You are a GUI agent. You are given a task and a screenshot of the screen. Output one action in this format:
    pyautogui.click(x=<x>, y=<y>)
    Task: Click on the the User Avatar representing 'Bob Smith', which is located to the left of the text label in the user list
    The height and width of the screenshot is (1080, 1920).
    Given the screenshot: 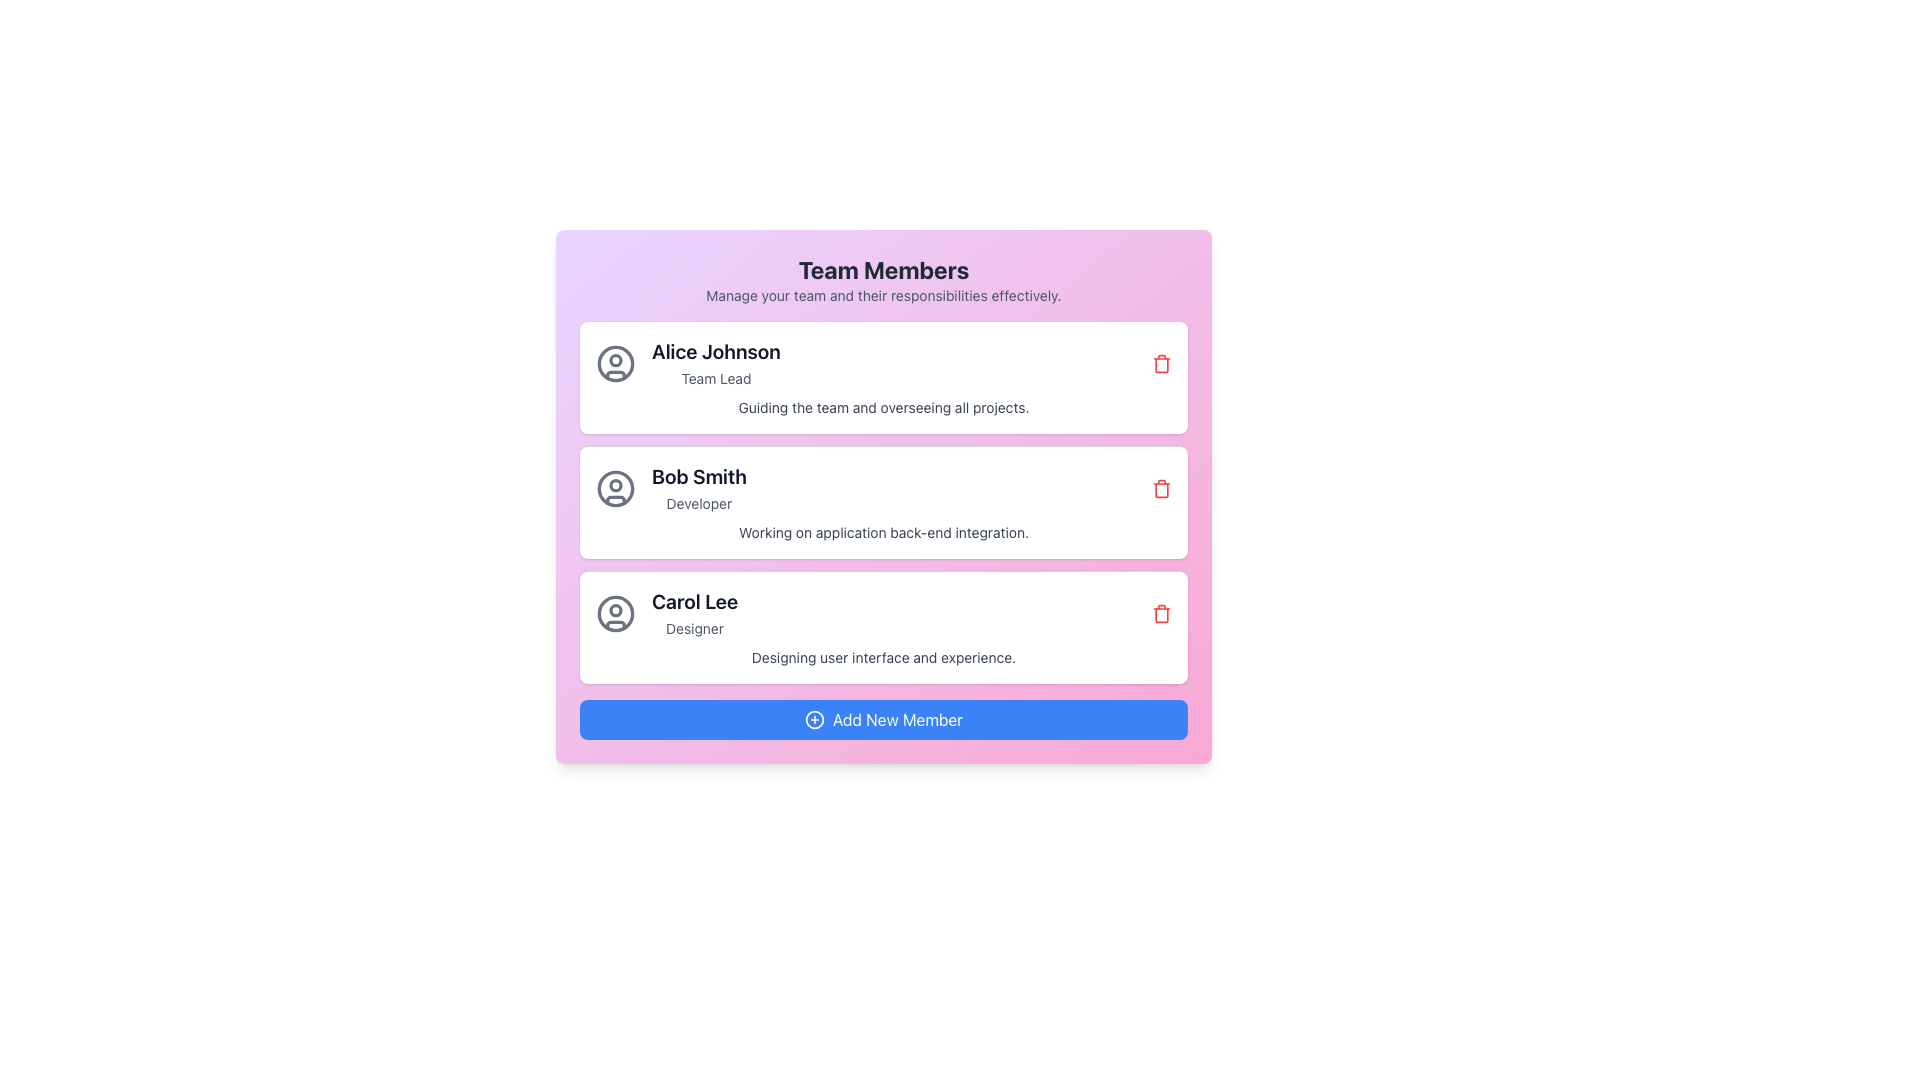 What is the action you would take?
    pyautogui.click(x=614, y=489)
    